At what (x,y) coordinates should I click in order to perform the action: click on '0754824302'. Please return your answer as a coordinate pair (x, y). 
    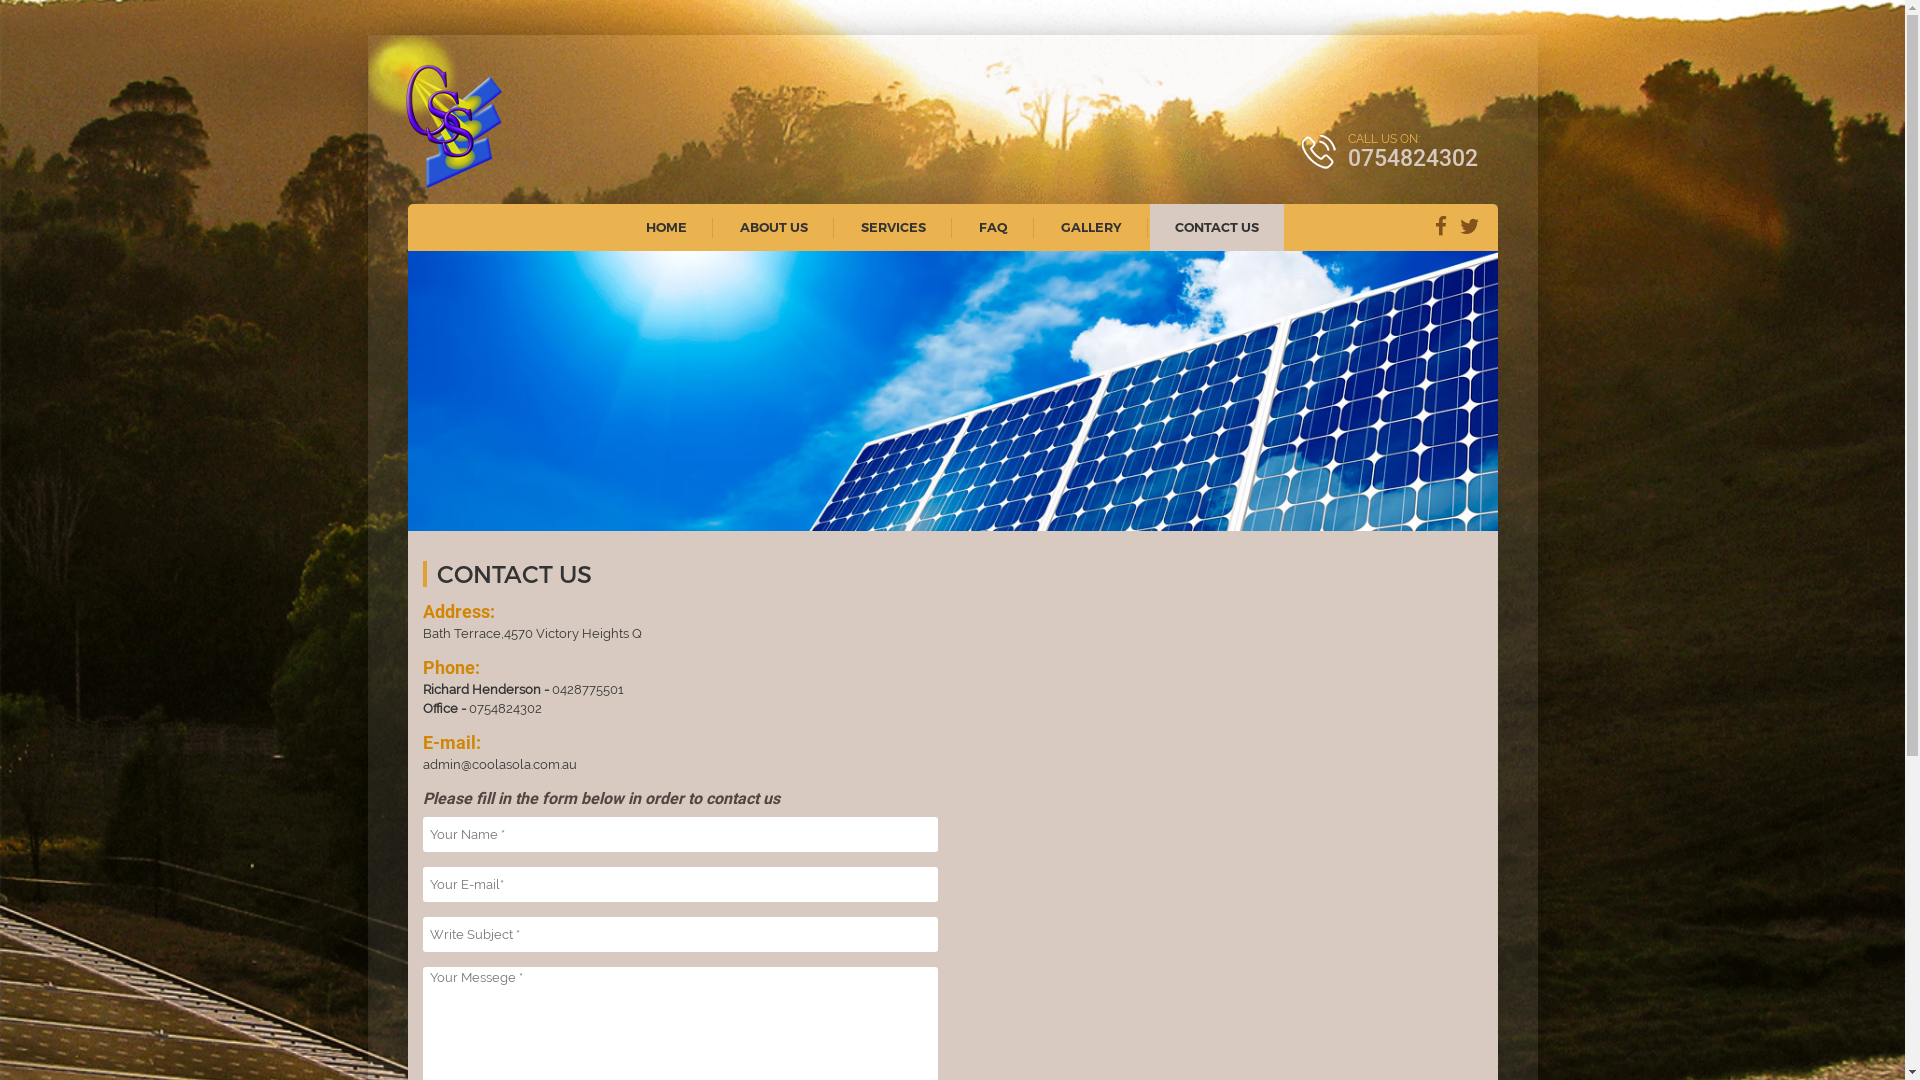
    Looking at the image, I should click on (504, 707).